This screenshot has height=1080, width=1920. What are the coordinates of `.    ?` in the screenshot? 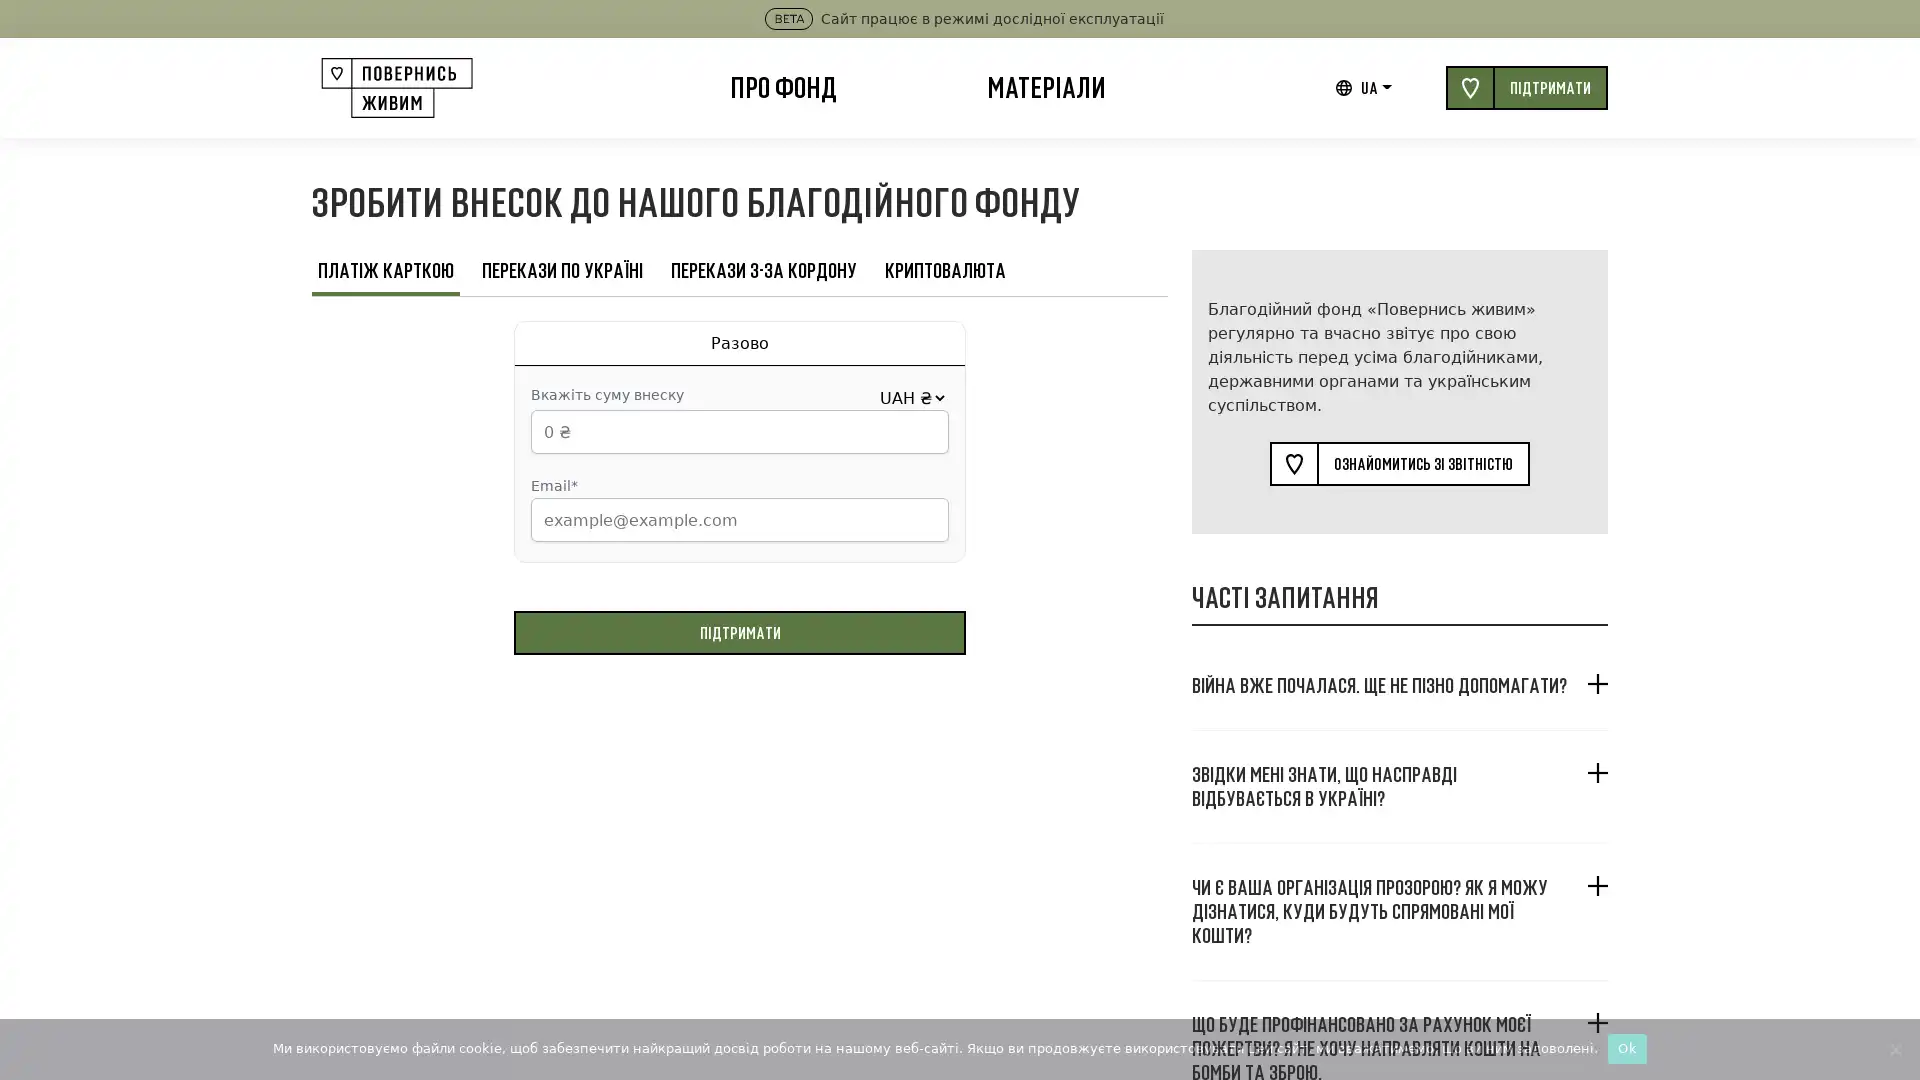 It's located at (1399, 684).